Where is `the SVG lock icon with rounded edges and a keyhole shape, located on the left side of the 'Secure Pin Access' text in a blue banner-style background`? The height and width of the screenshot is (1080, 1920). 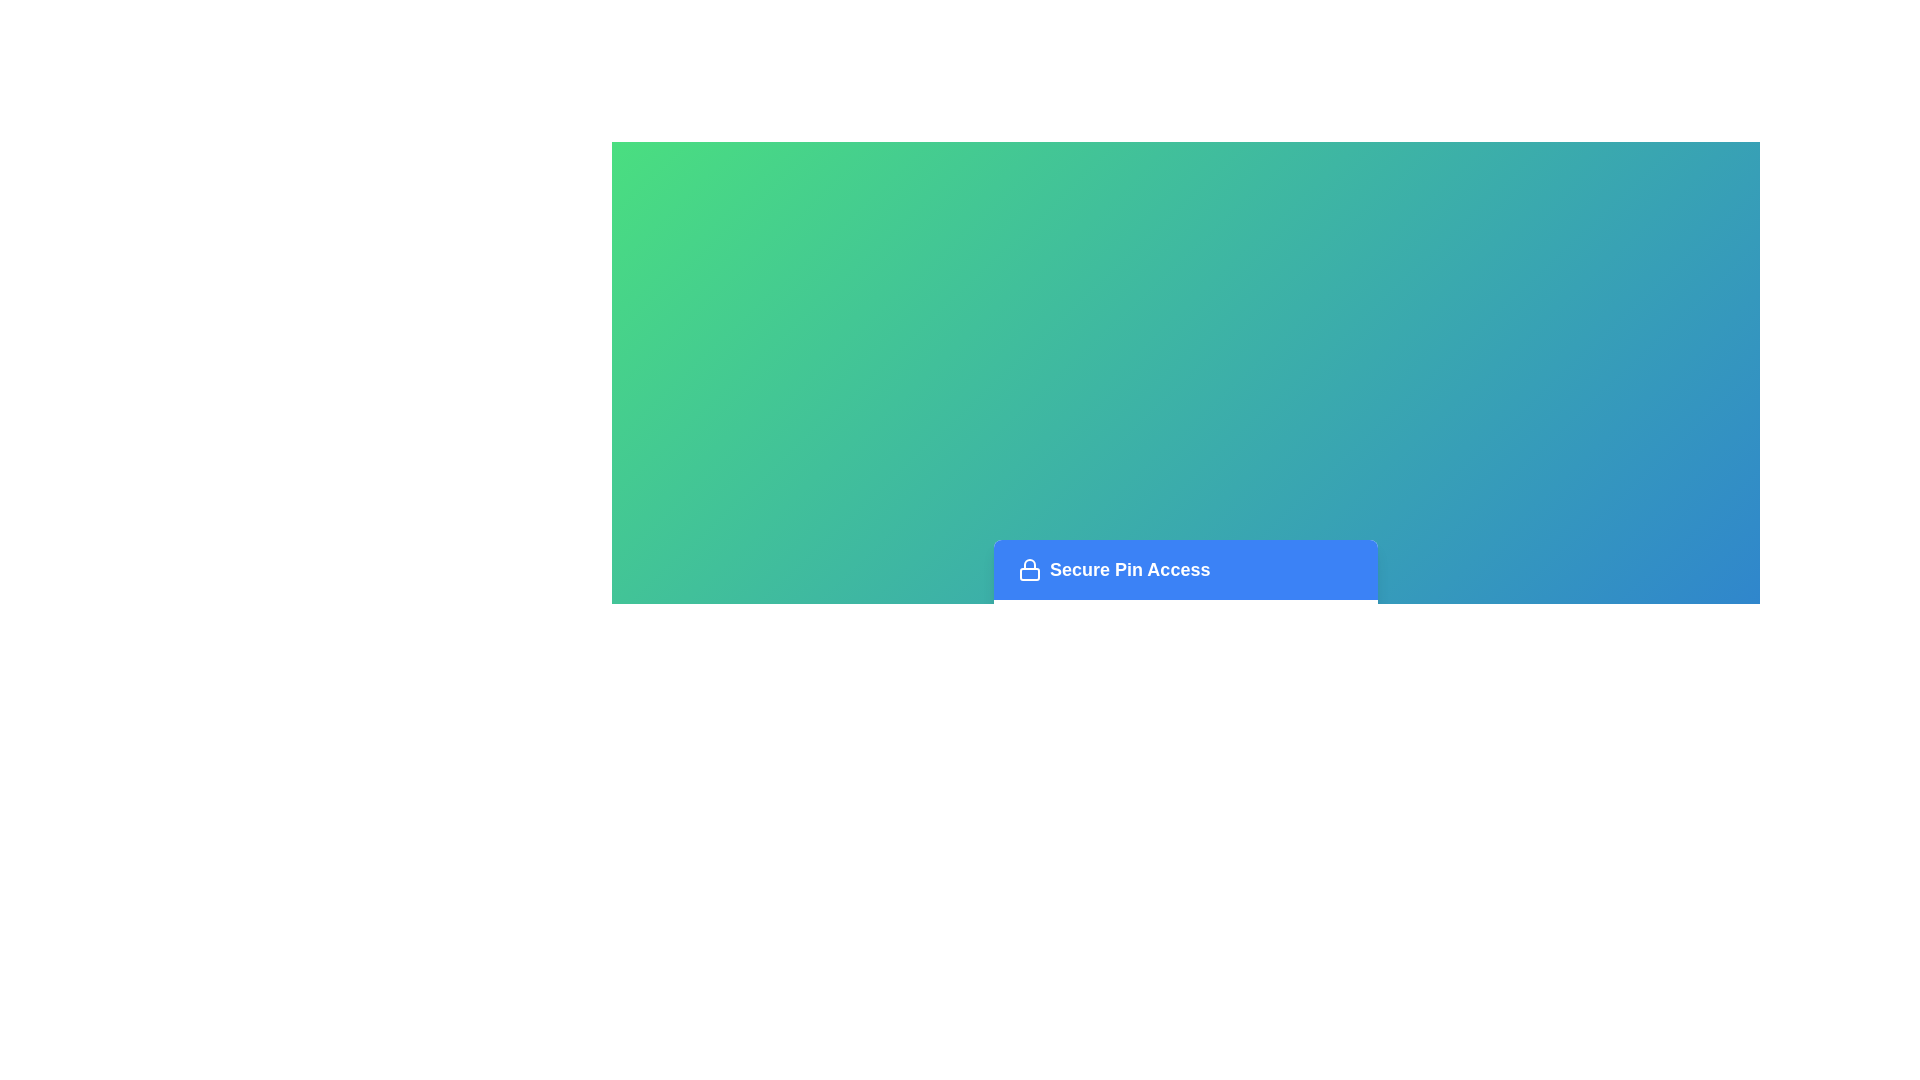
the SVG lock icon with rounded edges and a keyhole shape, located on the left side of the 'Secure Pin Access' text in a blue banner-style background is located at coordinates (1030, 570).